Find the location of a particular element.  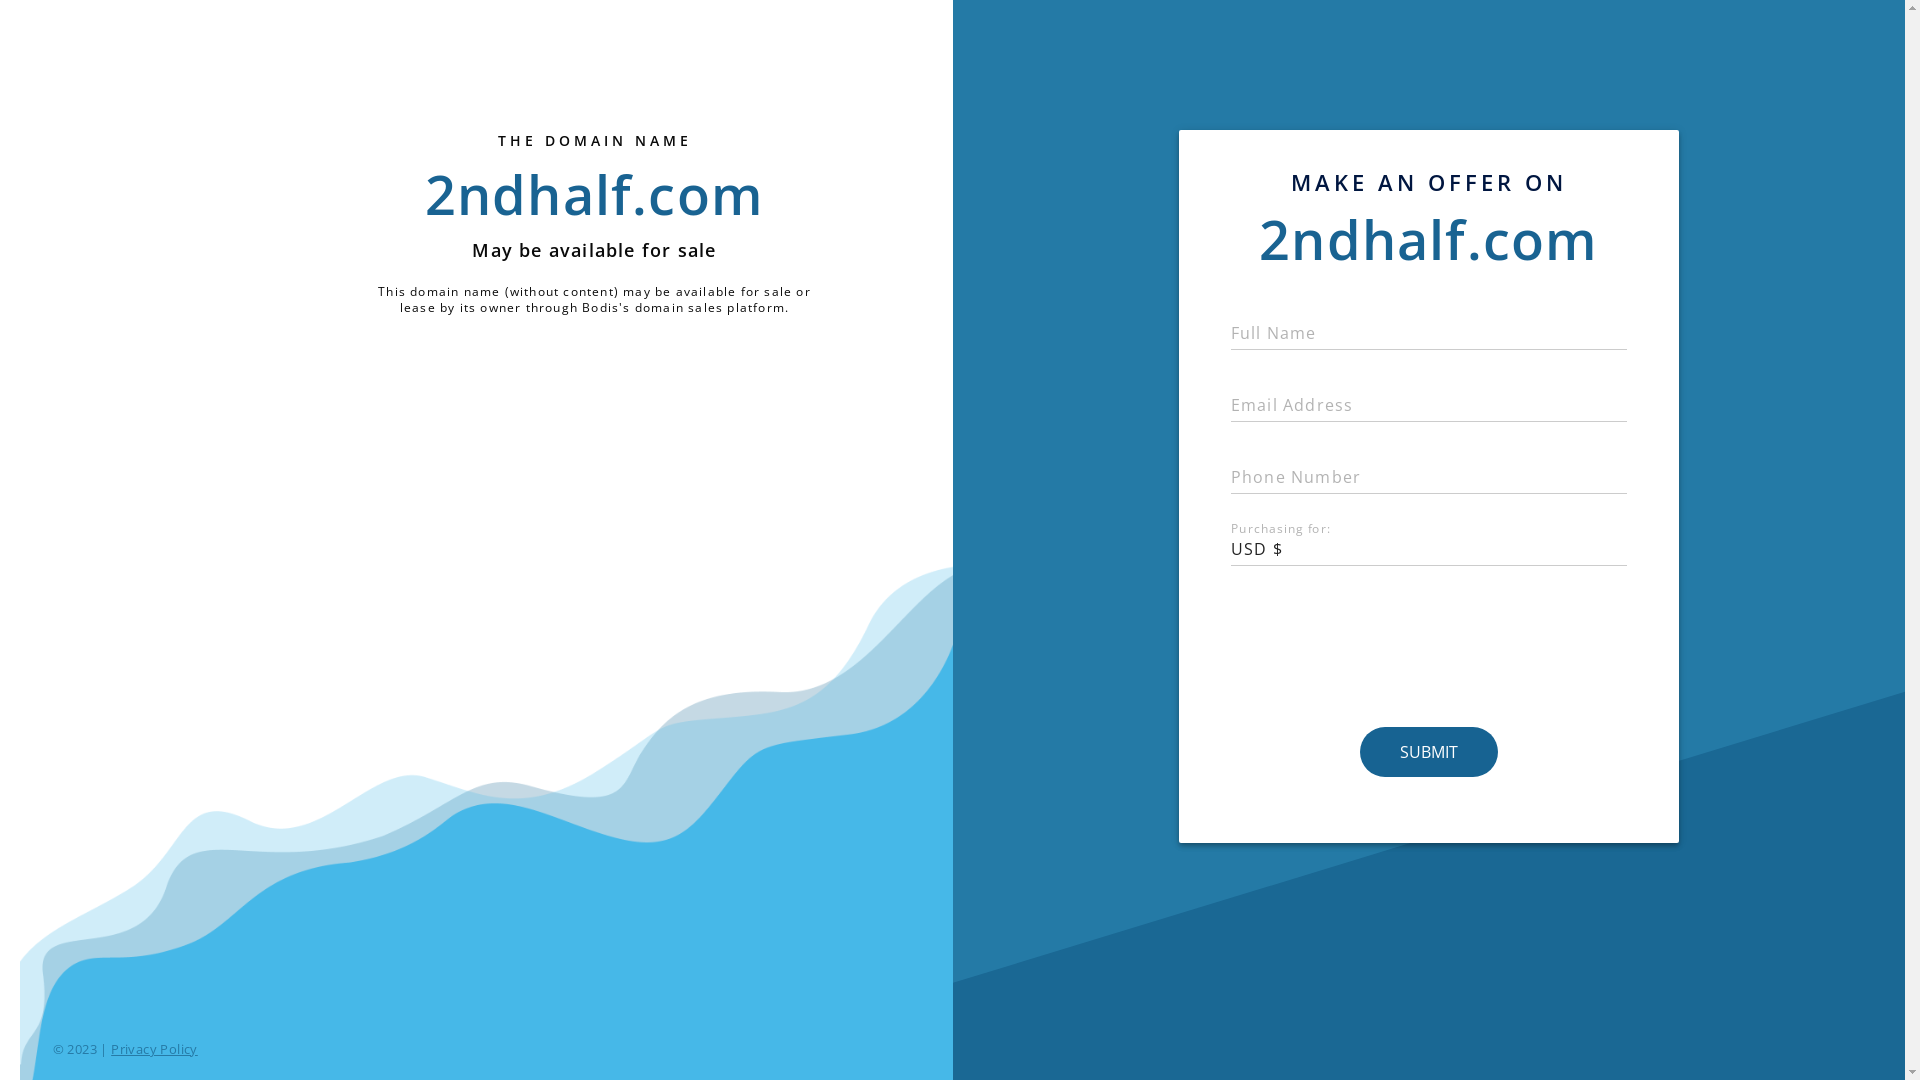

'reCAPTCHA' is located at coordinates (1428, 648).